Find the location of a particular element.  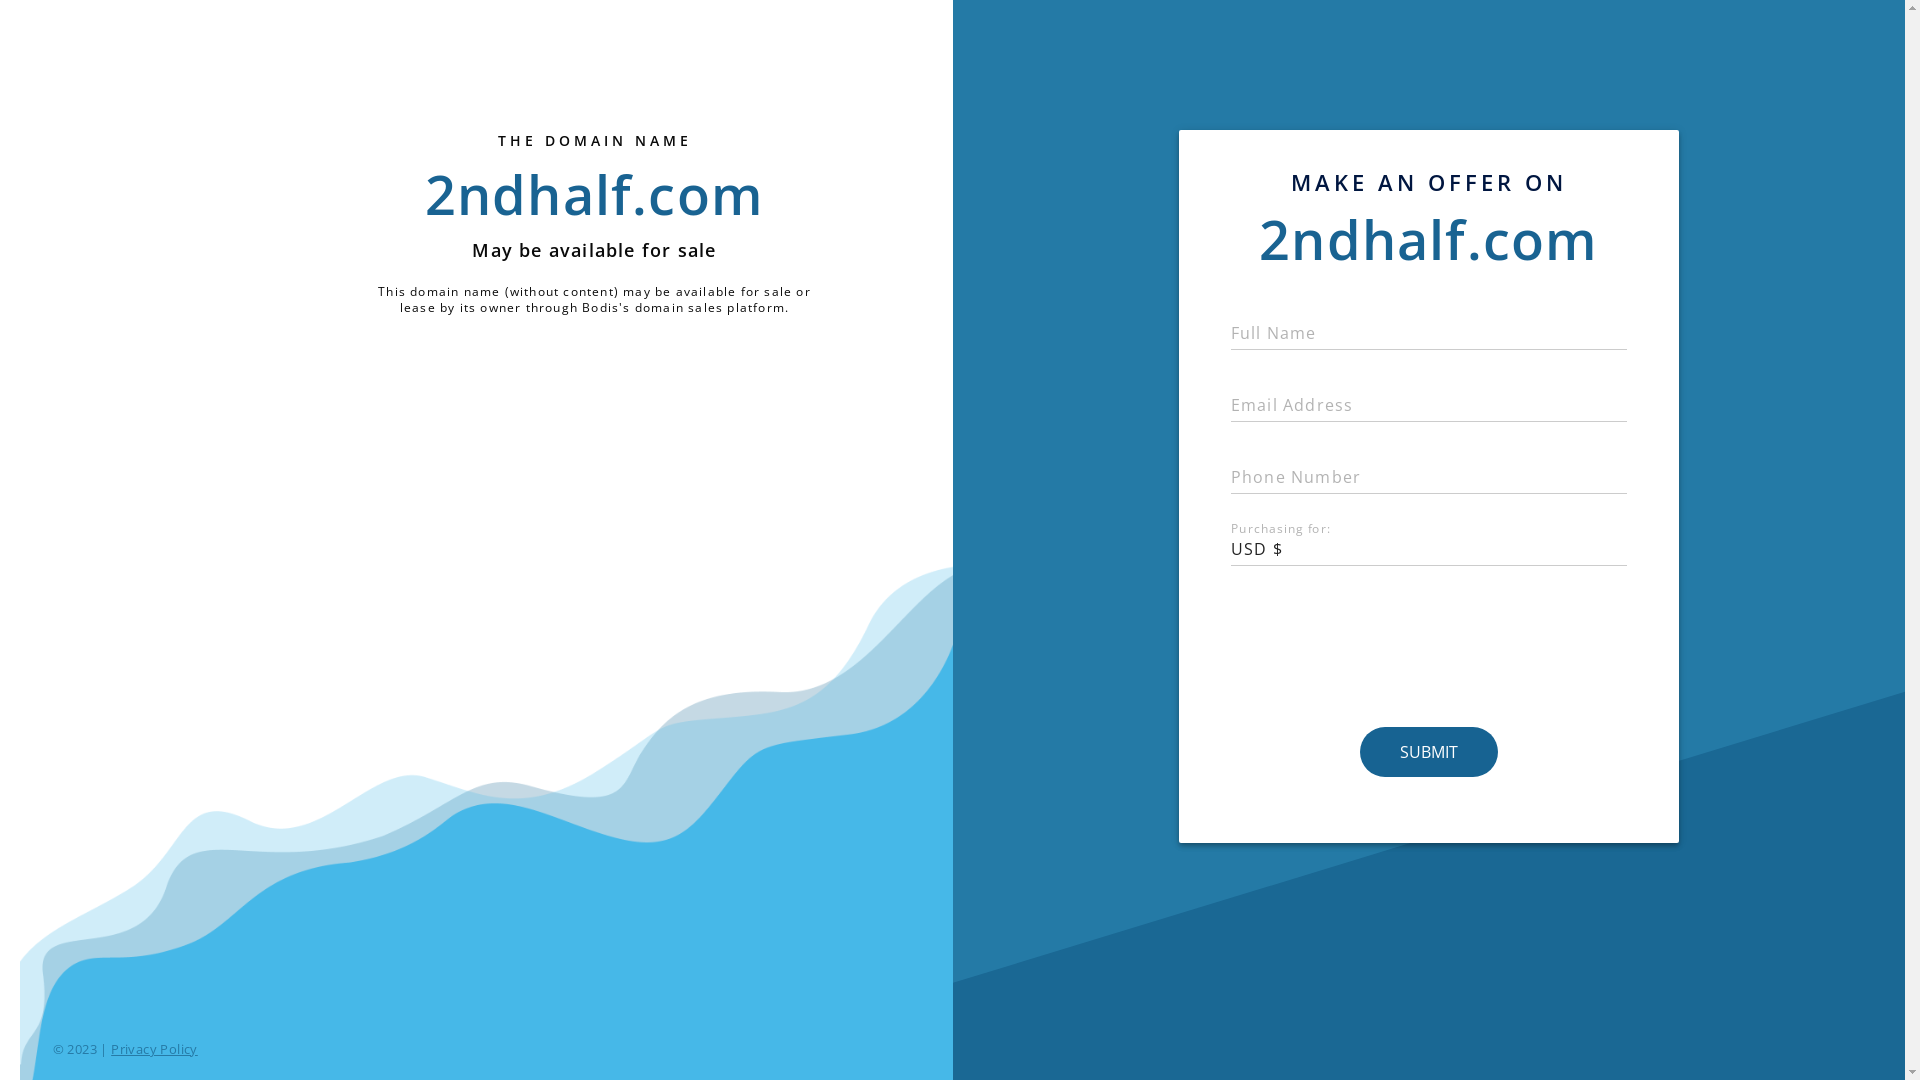

'reCAPTCHA' is located at coordinates (1428, 648).